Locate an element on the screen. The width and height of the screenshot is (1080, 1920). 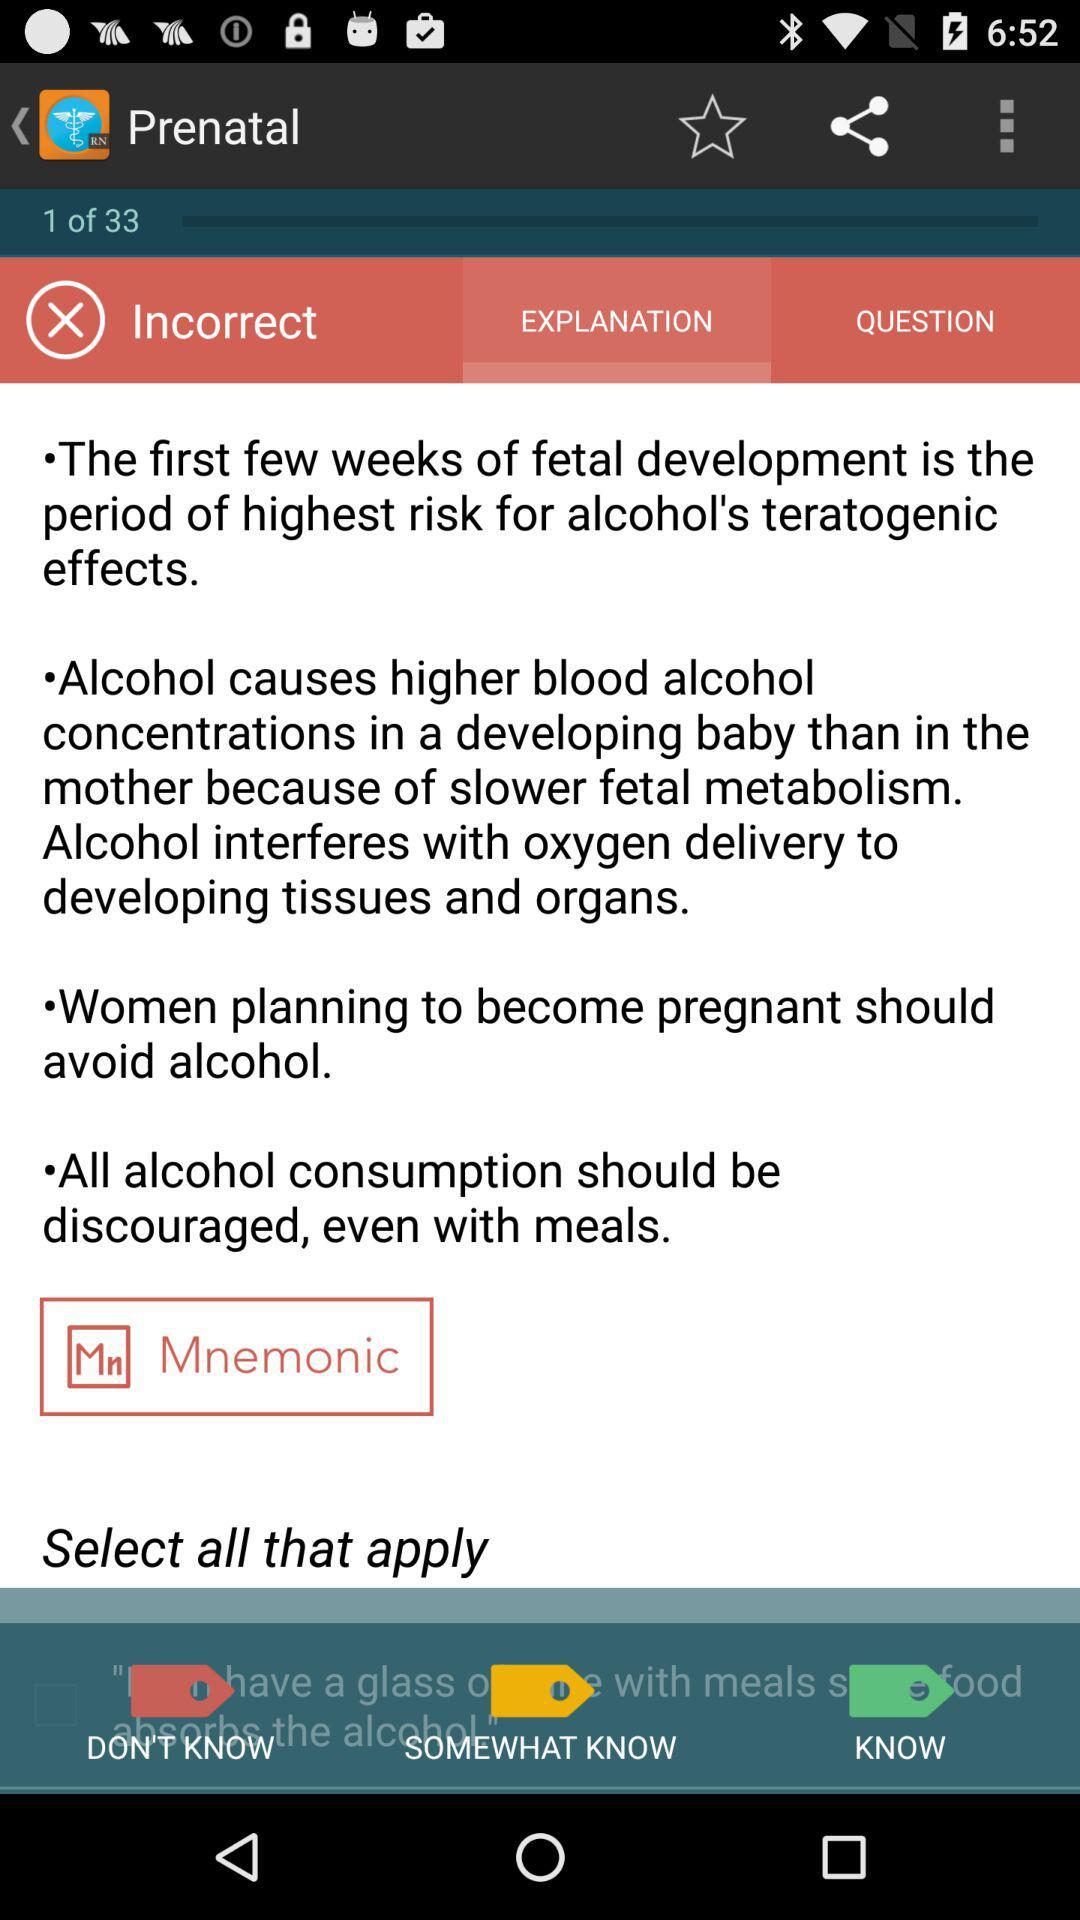
somewhat know answer button is located at coordinates (540, 1689).